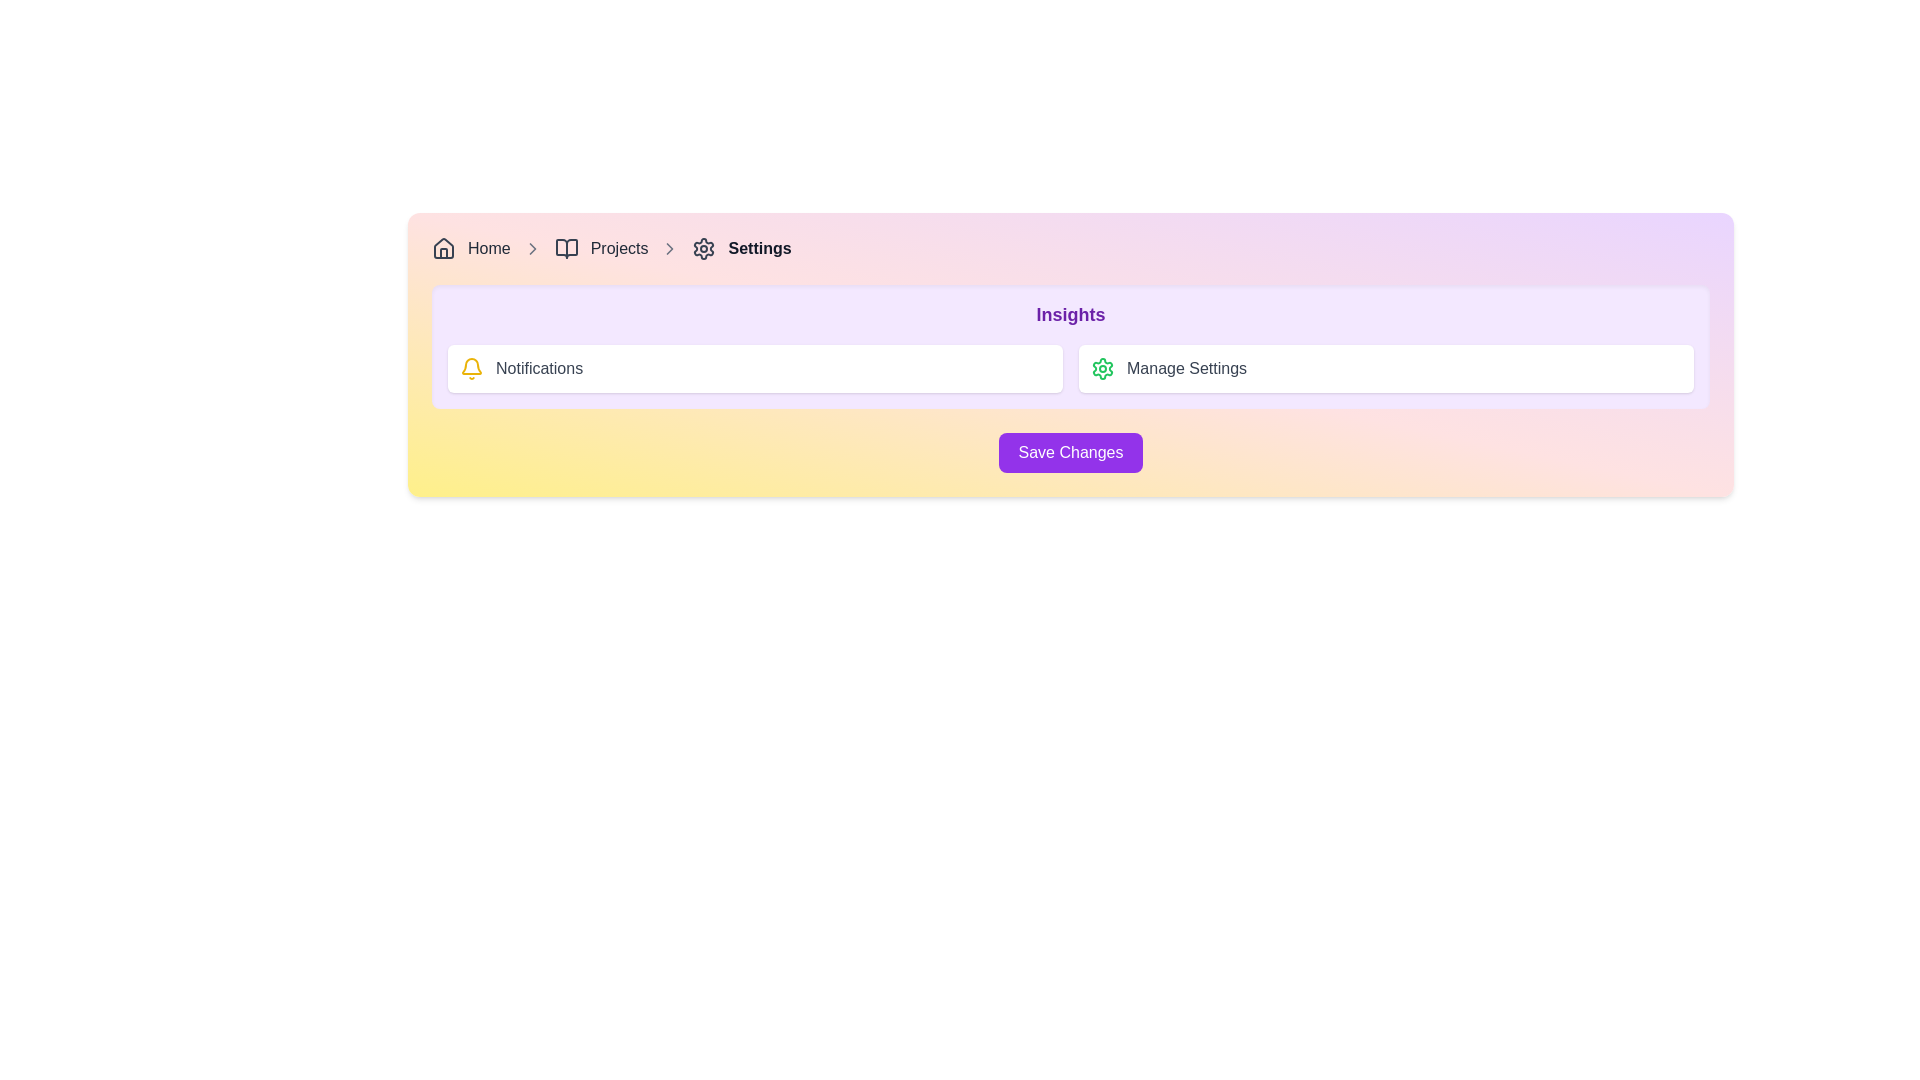 This screenshot has height=1080, width=1920. Describe the element at coordinates (565, 248) in the screenshot. I see `the 'Projects' vector icon` at that location.